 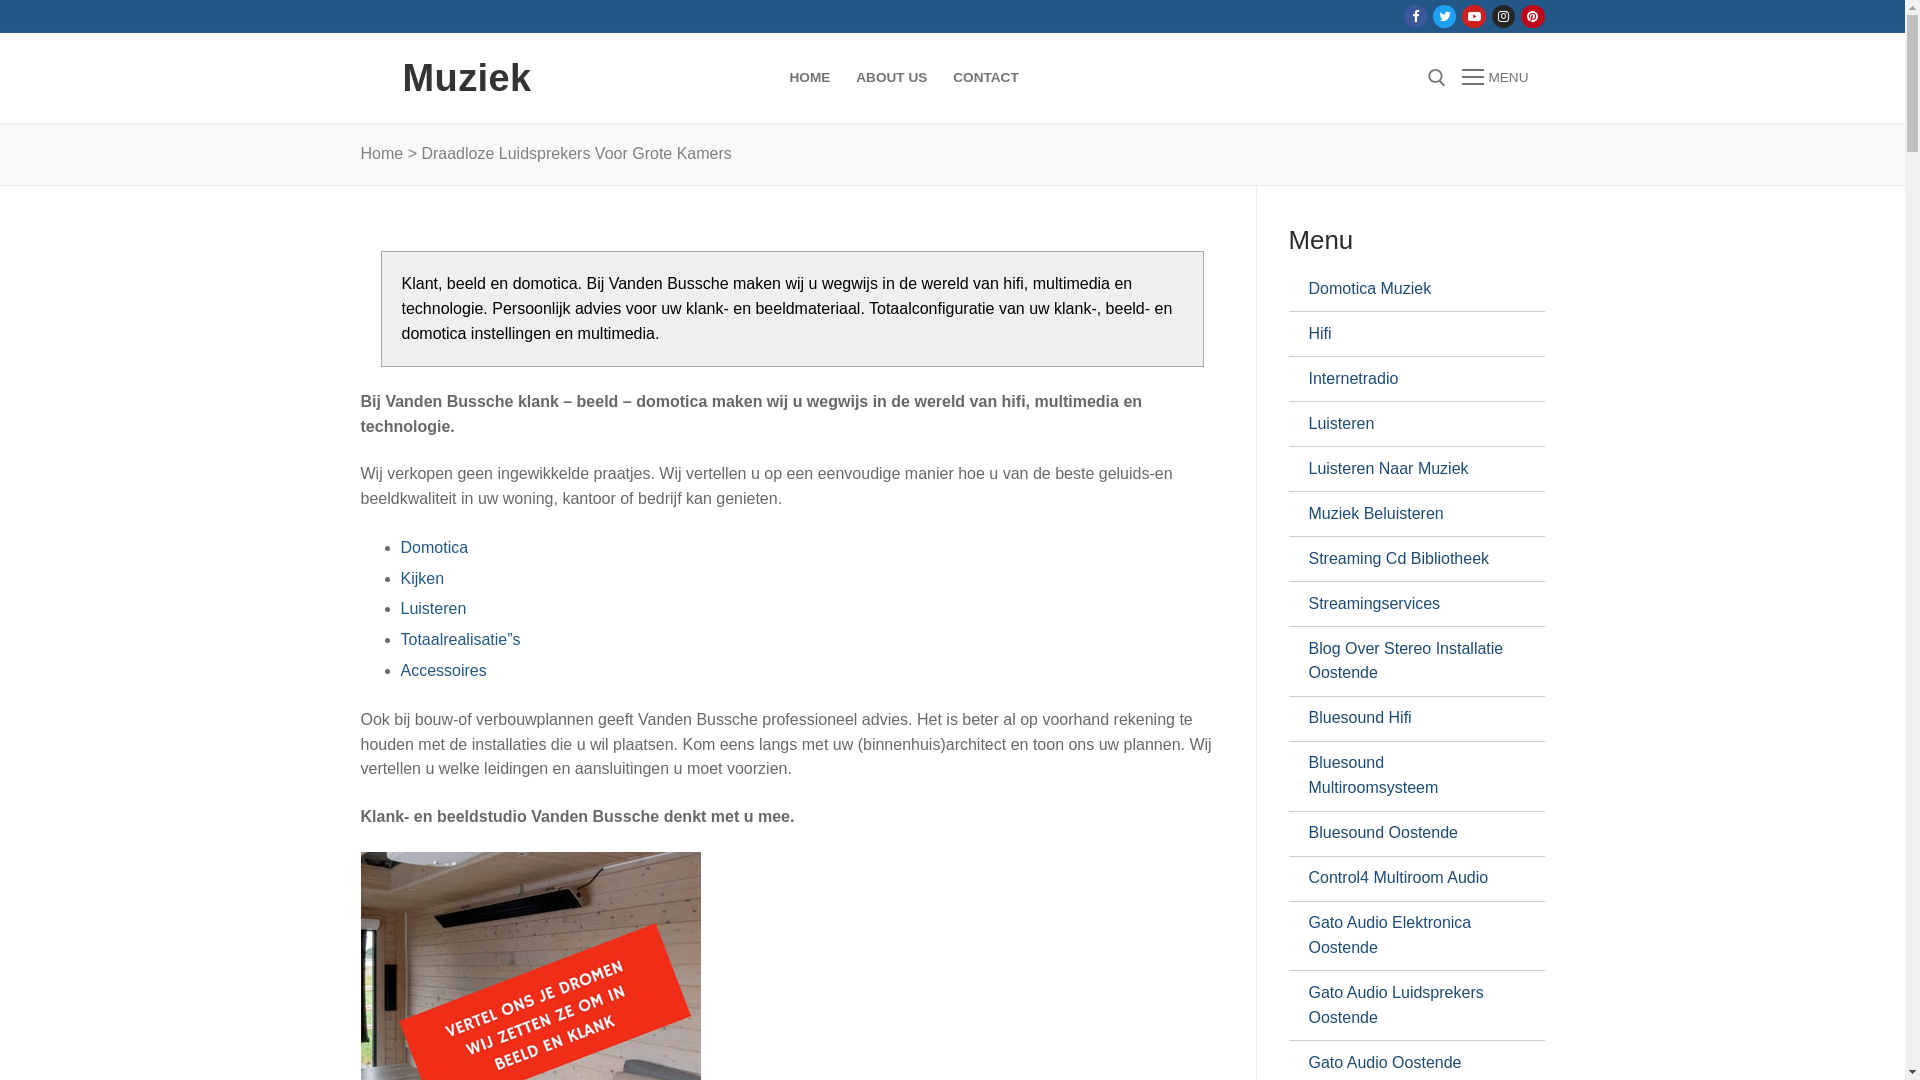 I want to click on 'Twitter', so click(x=1437, y=16).